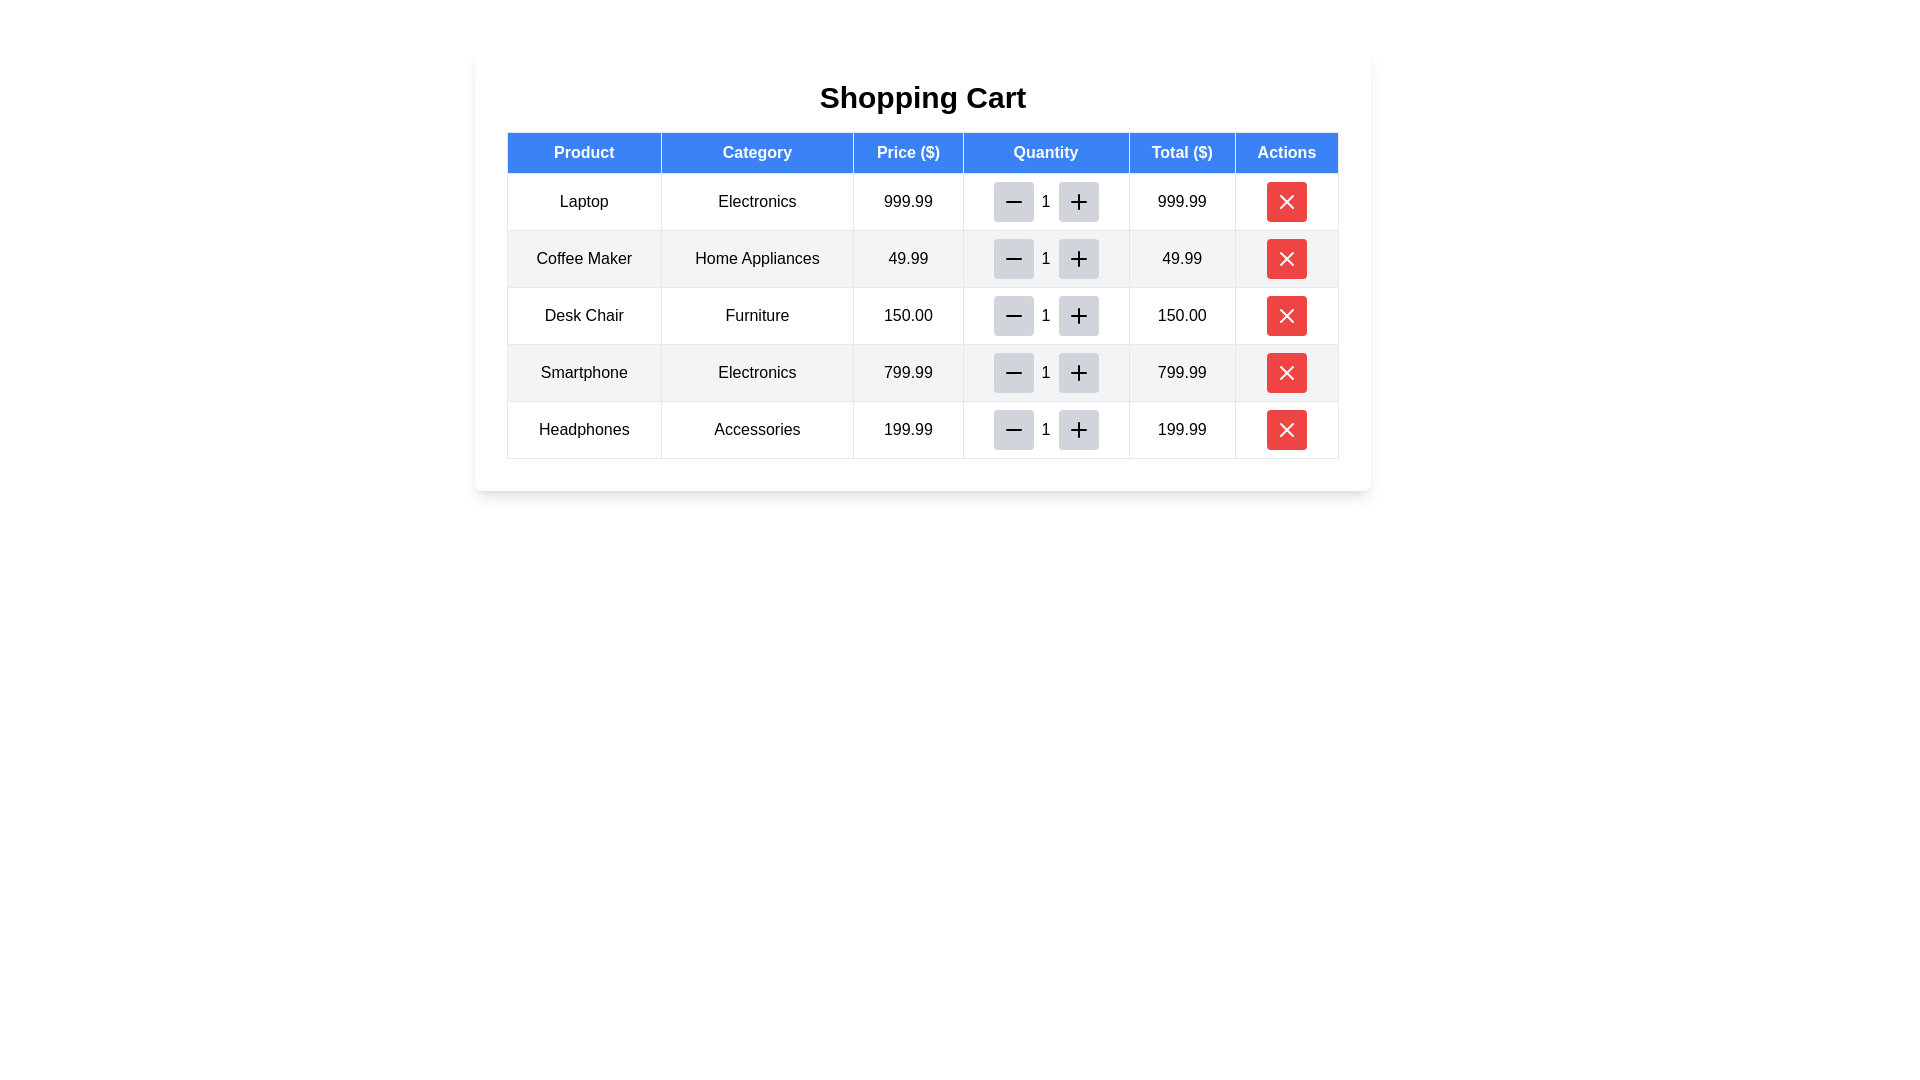 The image size is (1920, 1080). Describe the element at coordinates (1286, 201) in the screenshot. I see `the delete button located in the 'Actions' column of the first row of the shopping cart` at that location.